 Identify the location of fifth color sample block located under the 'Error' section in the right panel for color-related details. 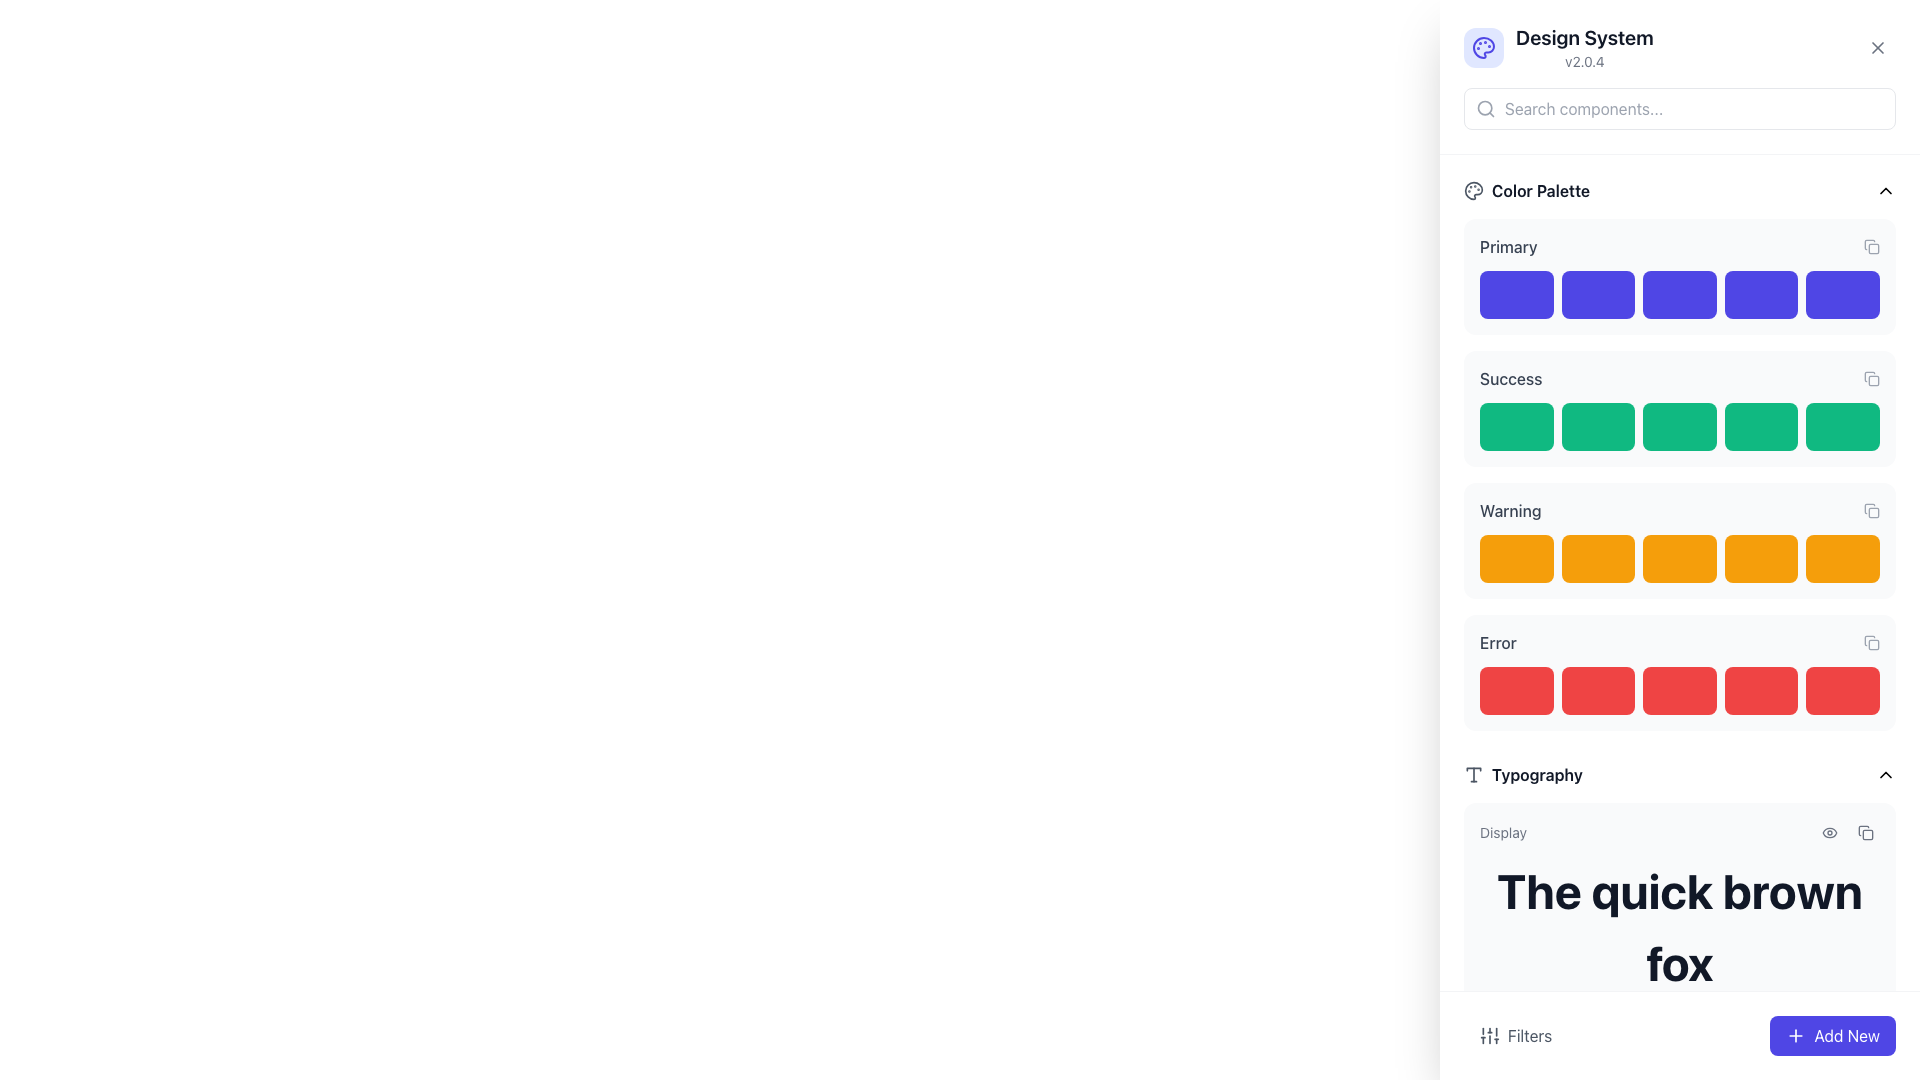
(1842, 689).